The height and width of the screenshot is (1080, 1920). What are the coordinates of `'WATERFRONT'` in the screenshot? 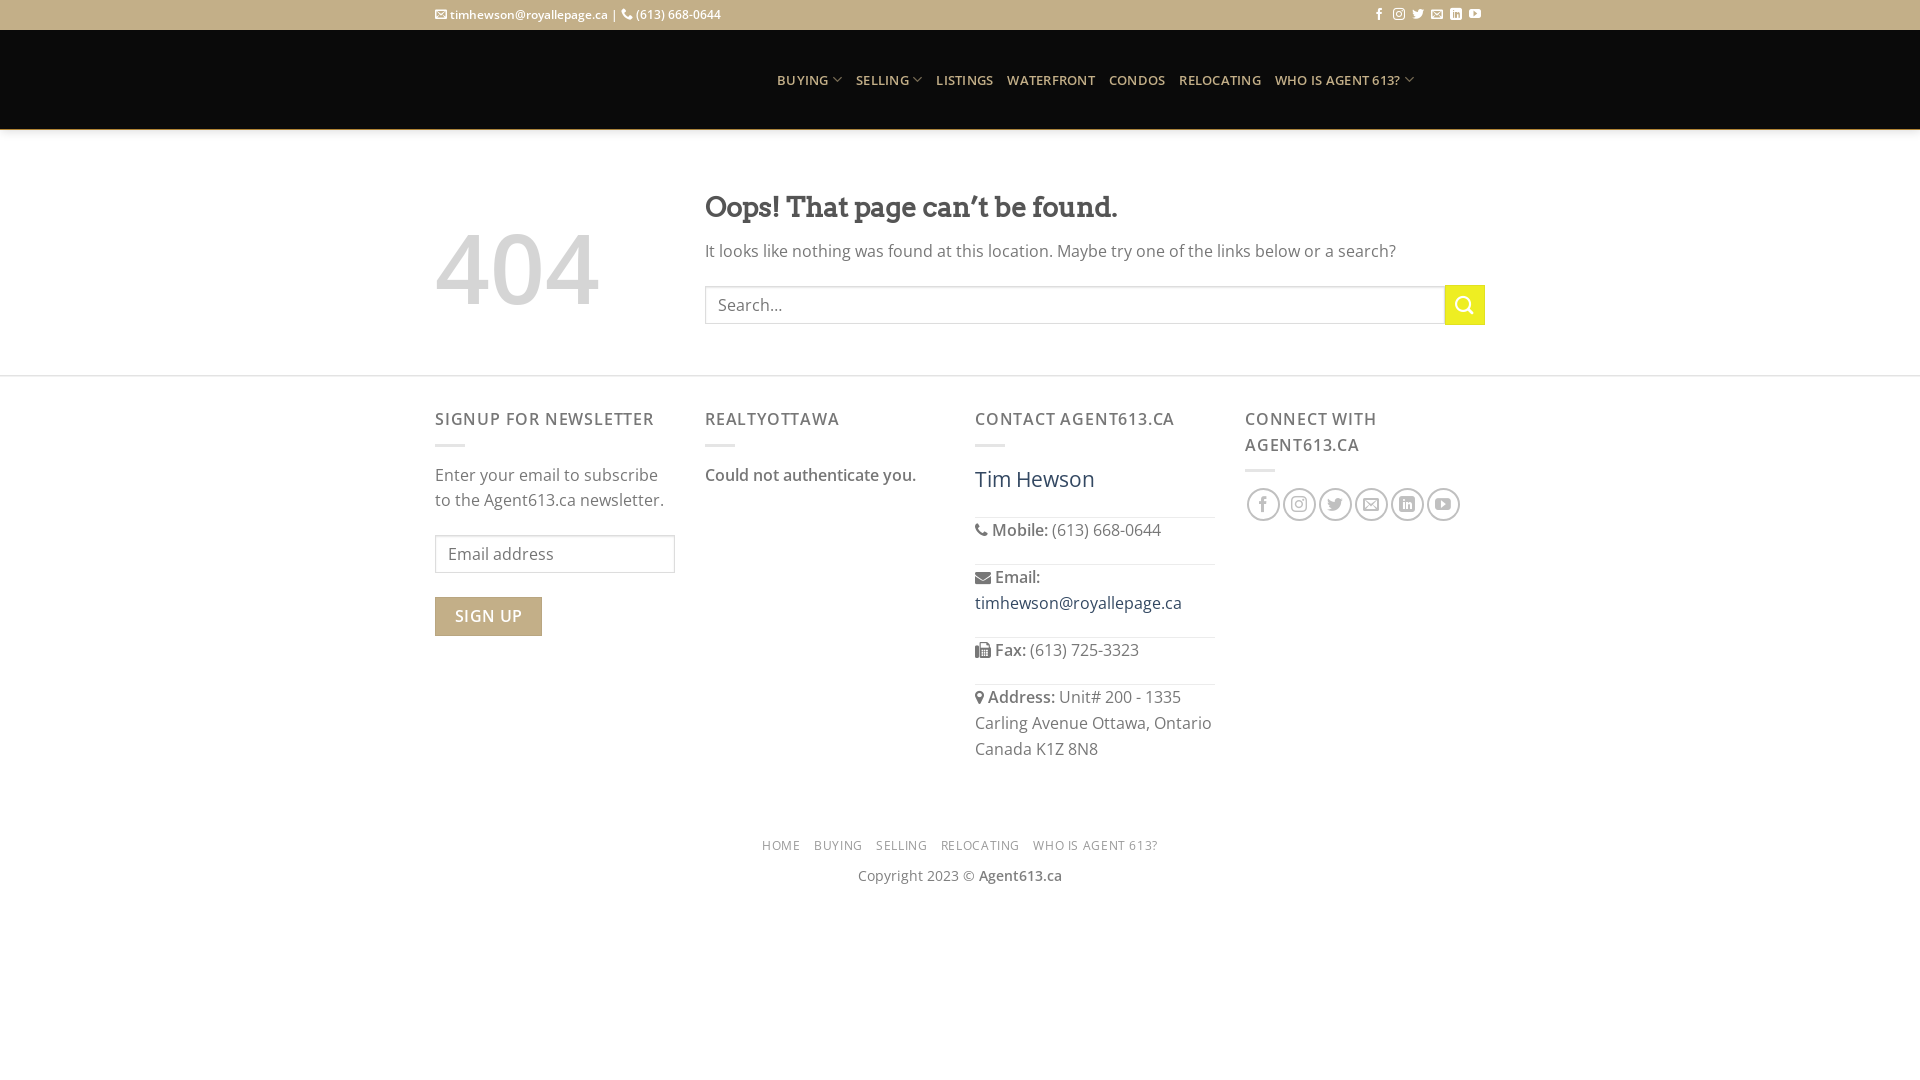 It's located at (1007, 79).